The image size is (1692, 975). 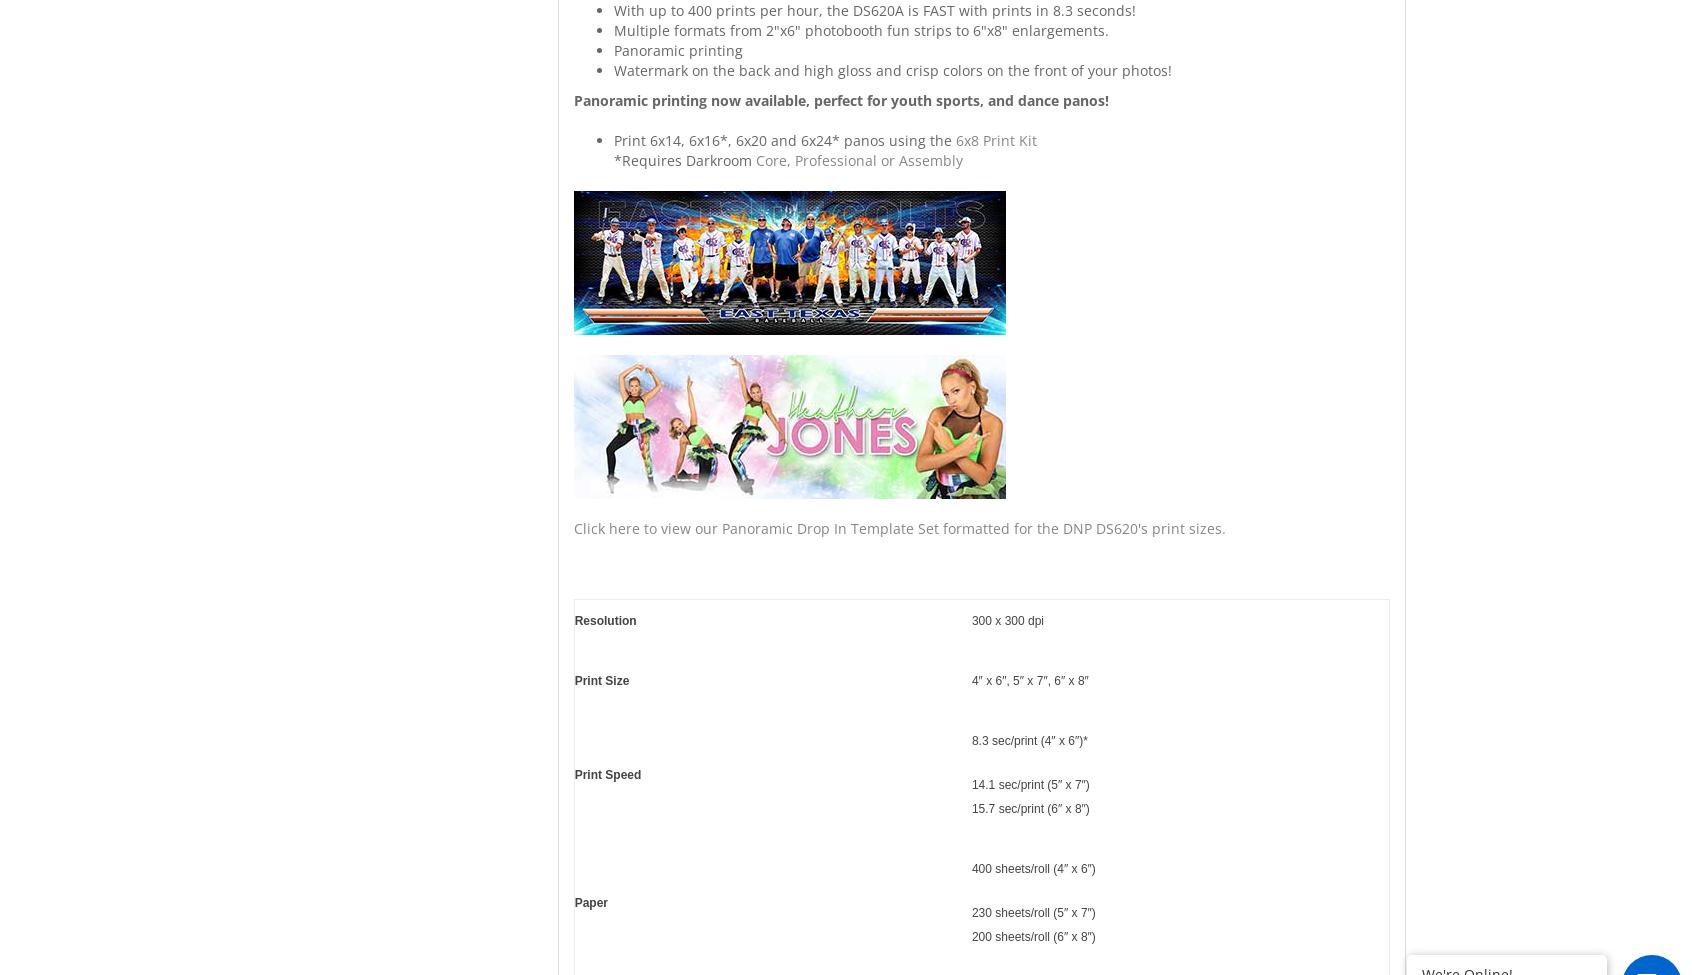 What do you see at coordinates (872, 10) in the screenshot?
I see `'With up to 400 prints per hour, the DS620A is FAST with prints in 8.3 seconds!'` at bounding box center [872, 10].